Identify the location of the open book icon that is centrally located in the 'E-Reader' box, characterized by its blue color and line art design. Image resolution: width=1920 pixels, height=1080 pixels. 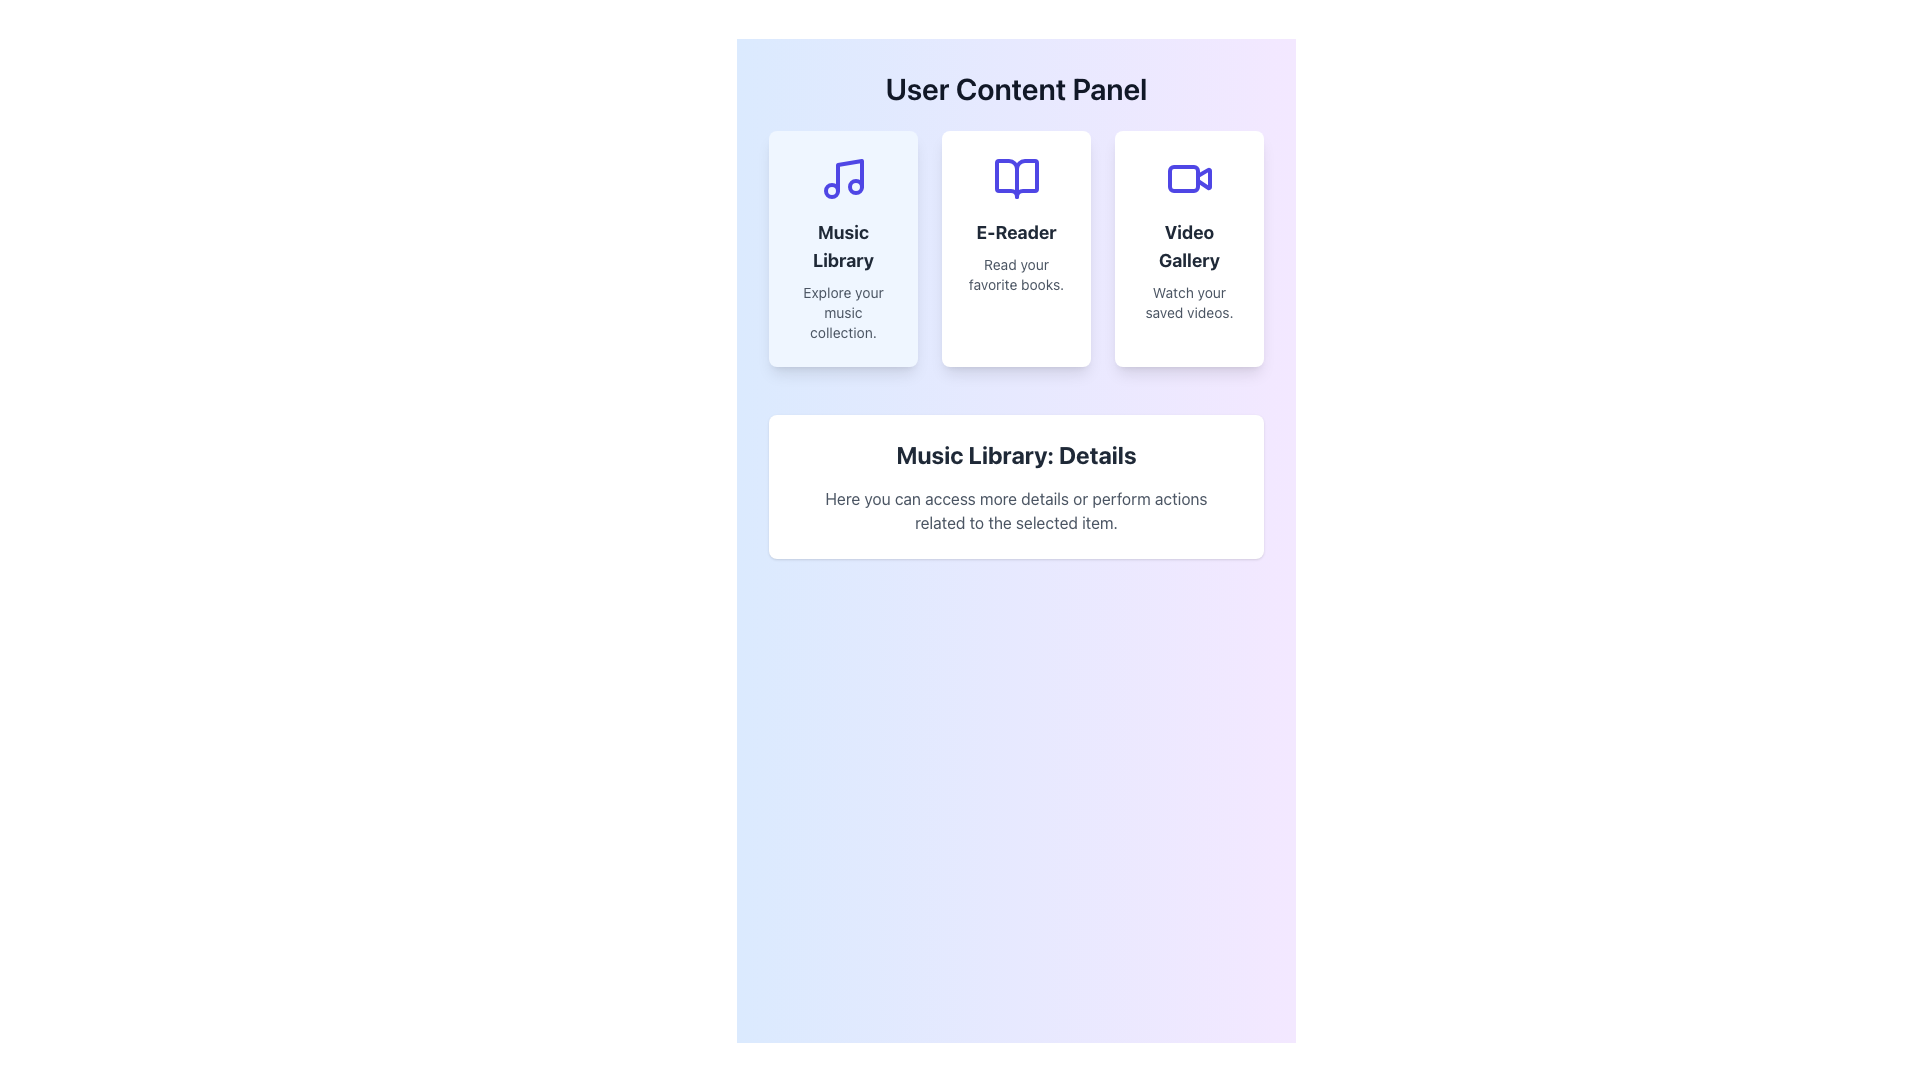
(1016, 177).